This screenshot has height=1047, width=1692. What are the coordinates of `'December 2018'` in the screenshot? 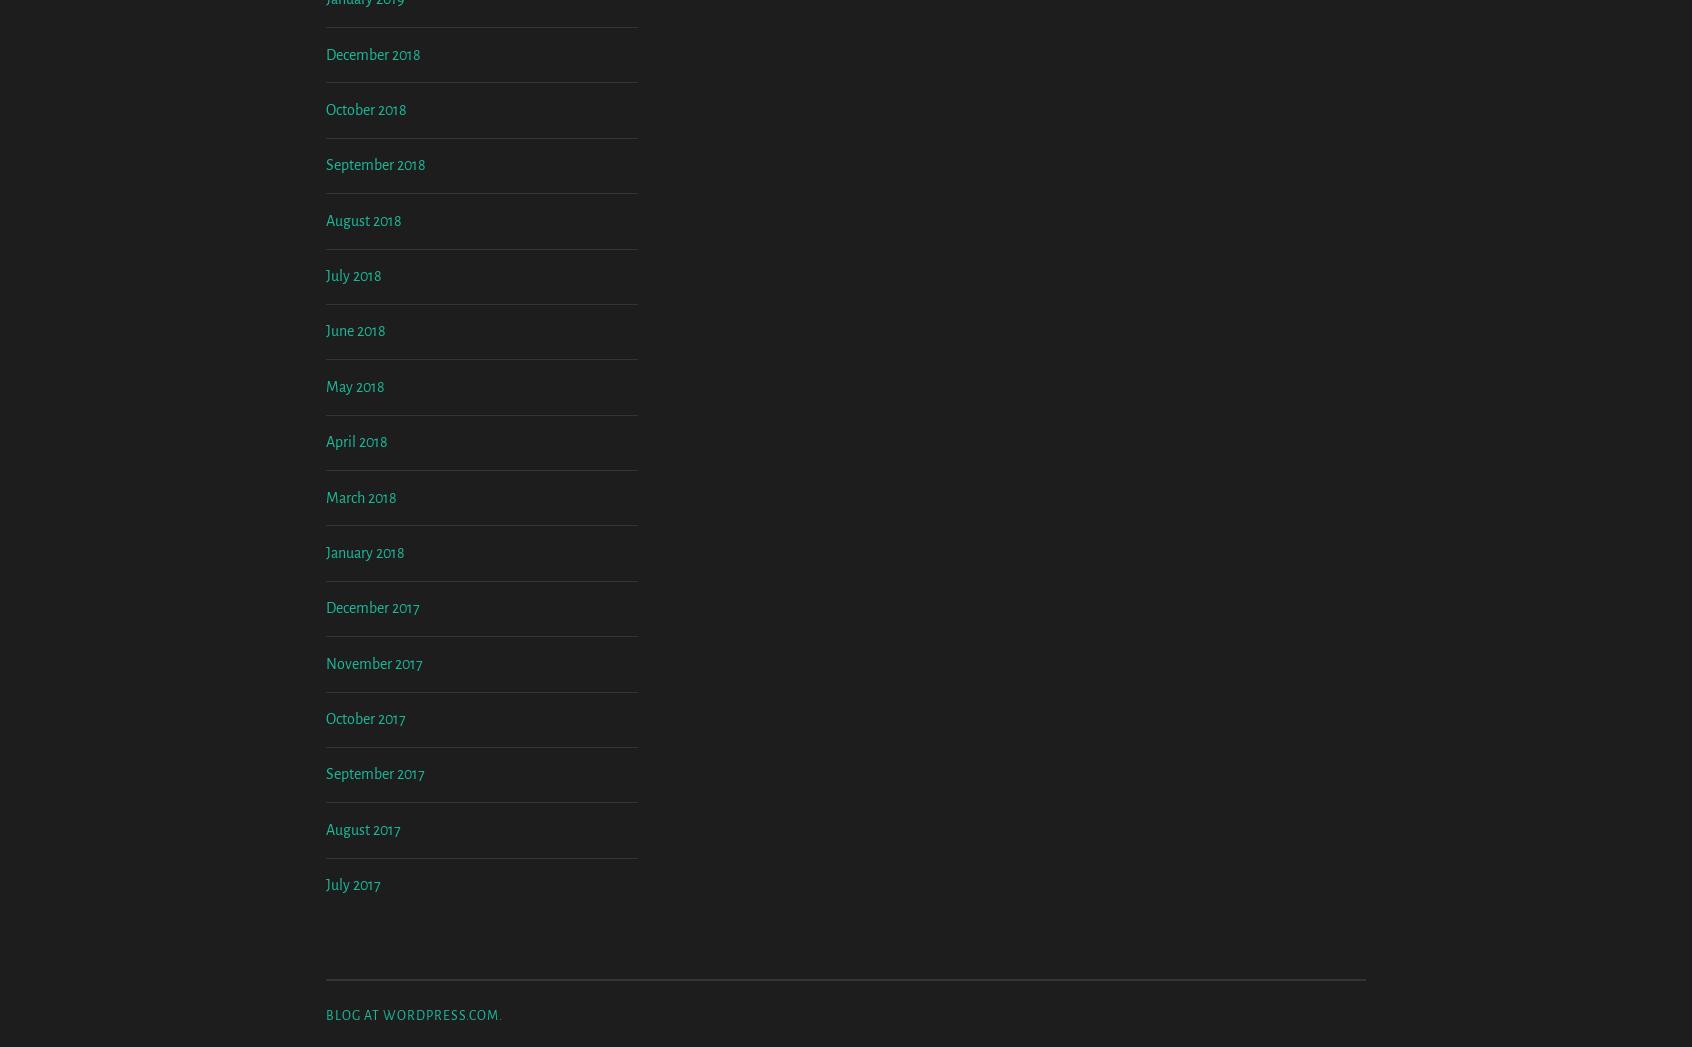 It's located at (325, 218).